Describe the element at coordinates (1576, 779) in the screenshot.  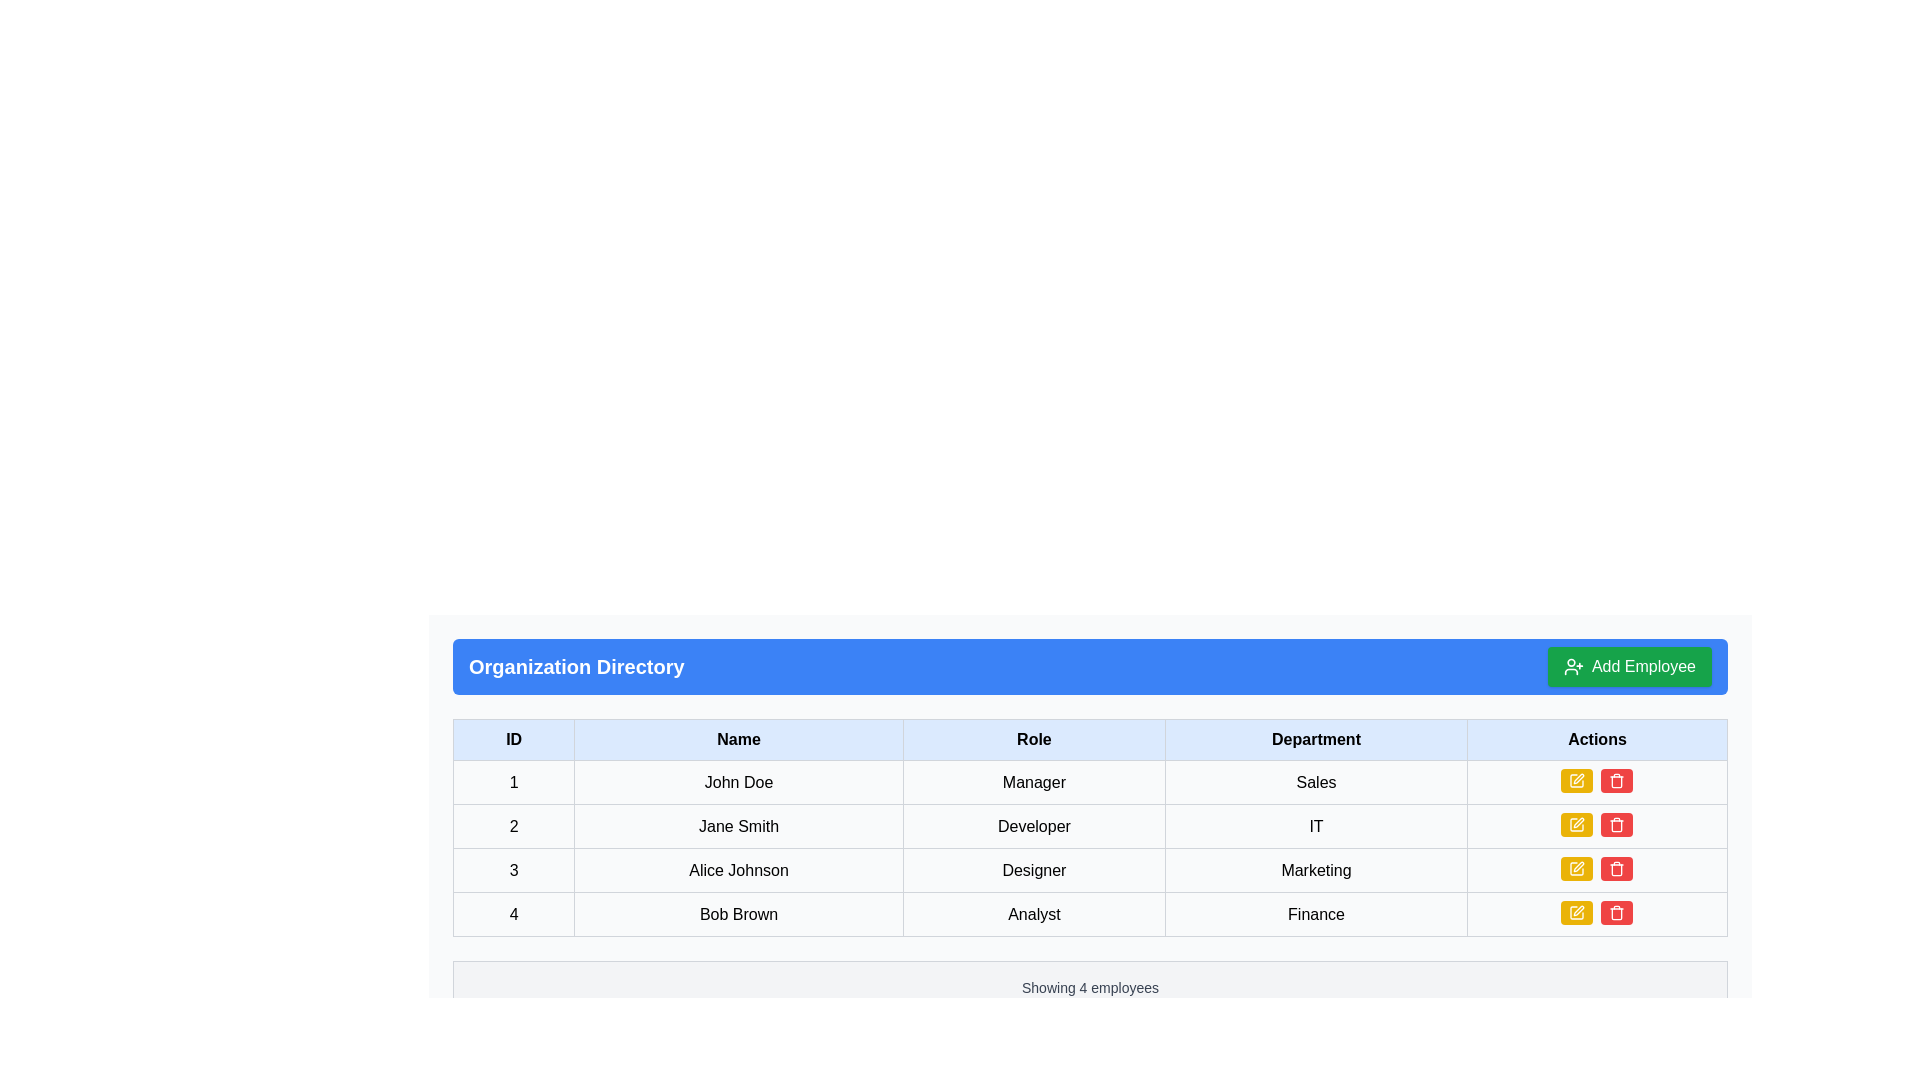
I see `the edit button located in the 'Actions' column of the table row for employee 'John Doe'` at that location.